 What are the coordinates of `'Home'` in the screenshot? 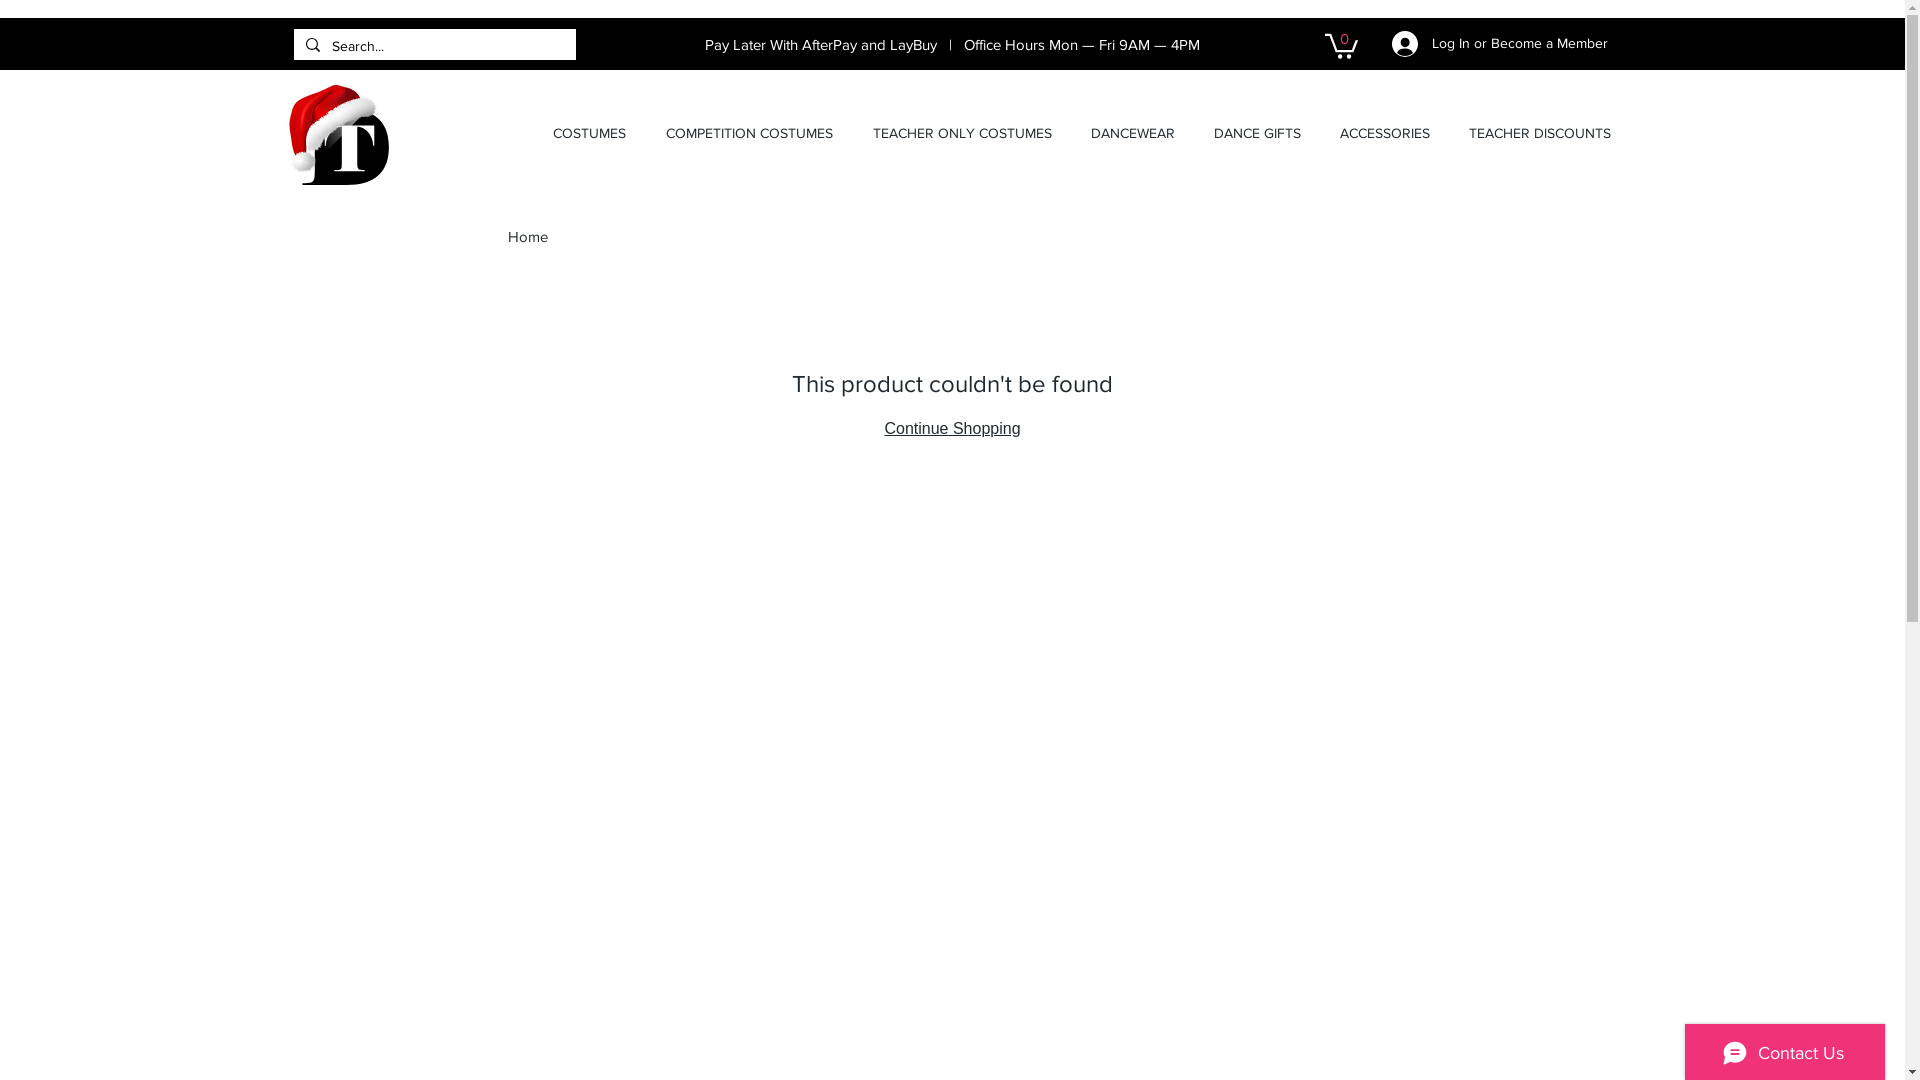 It's located at (508, 235).